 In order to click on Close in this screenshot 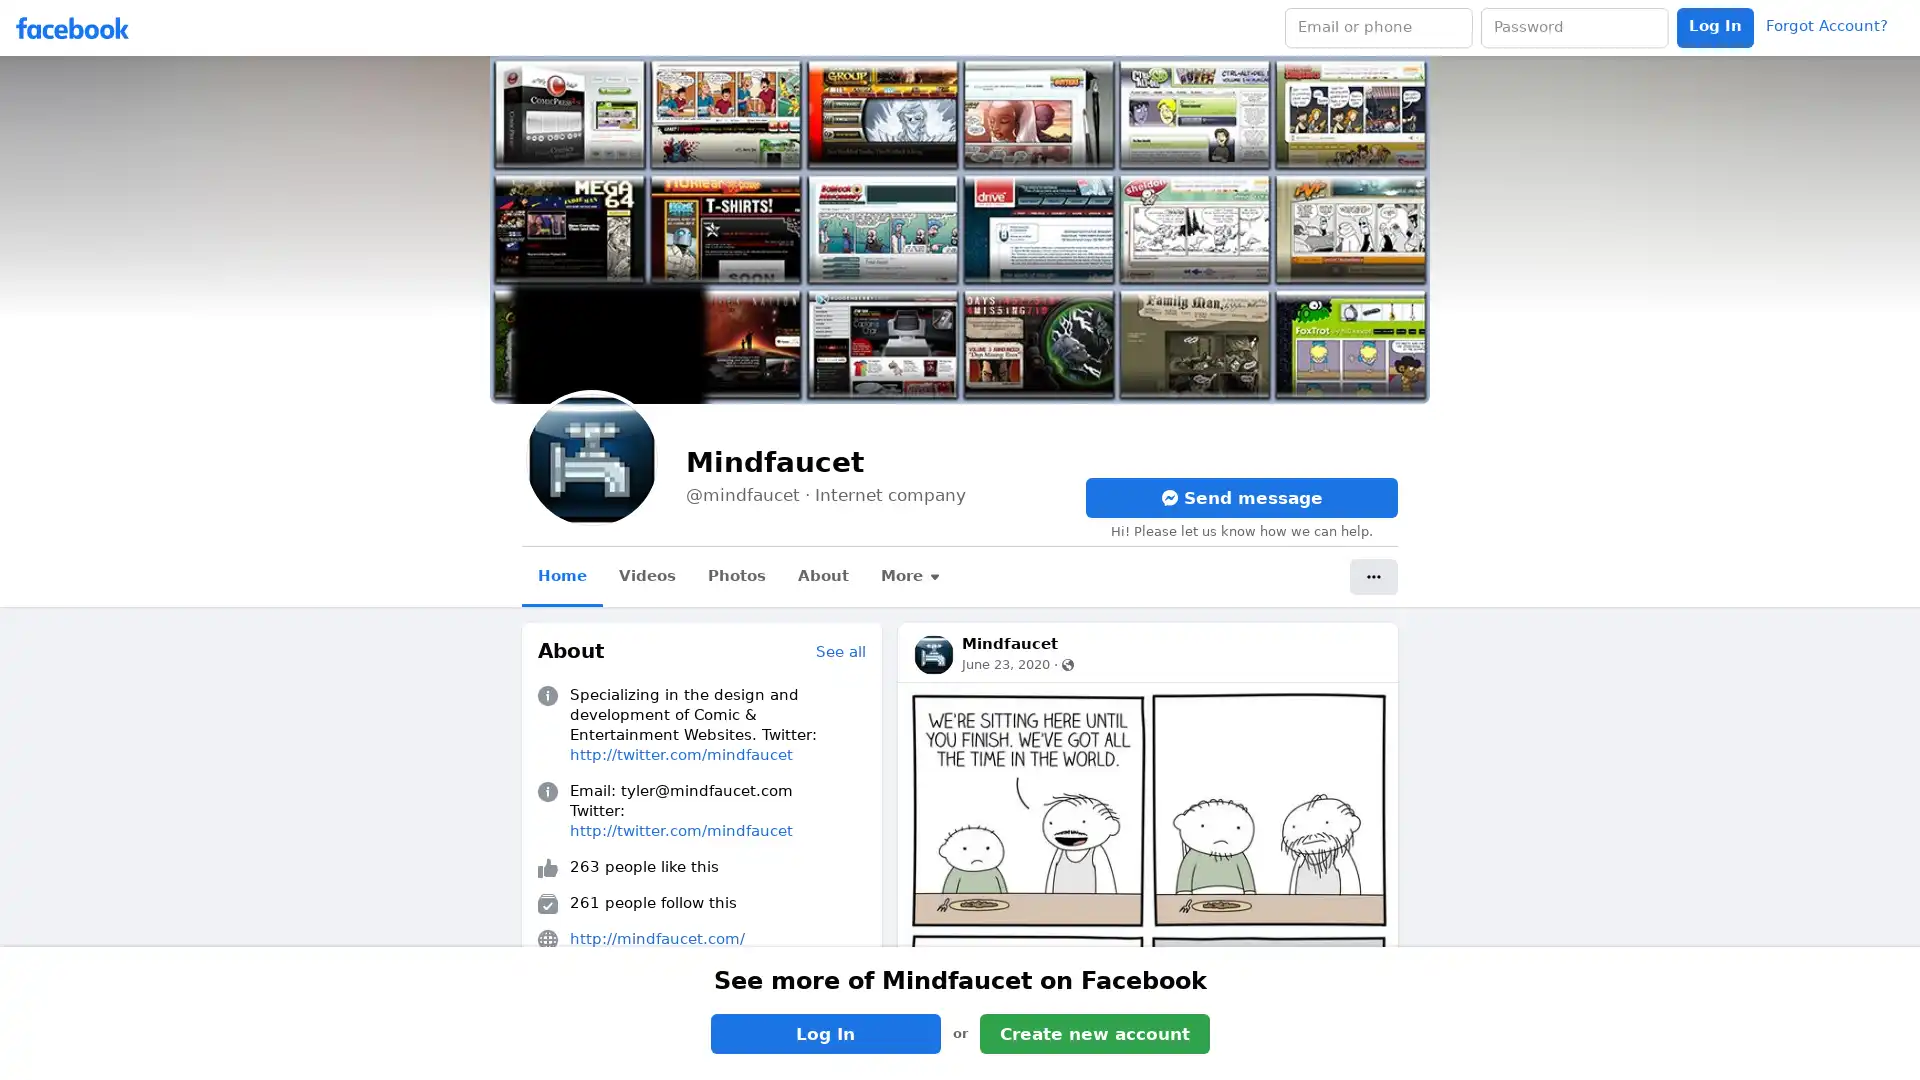, I will do `click(1200, 474)`.